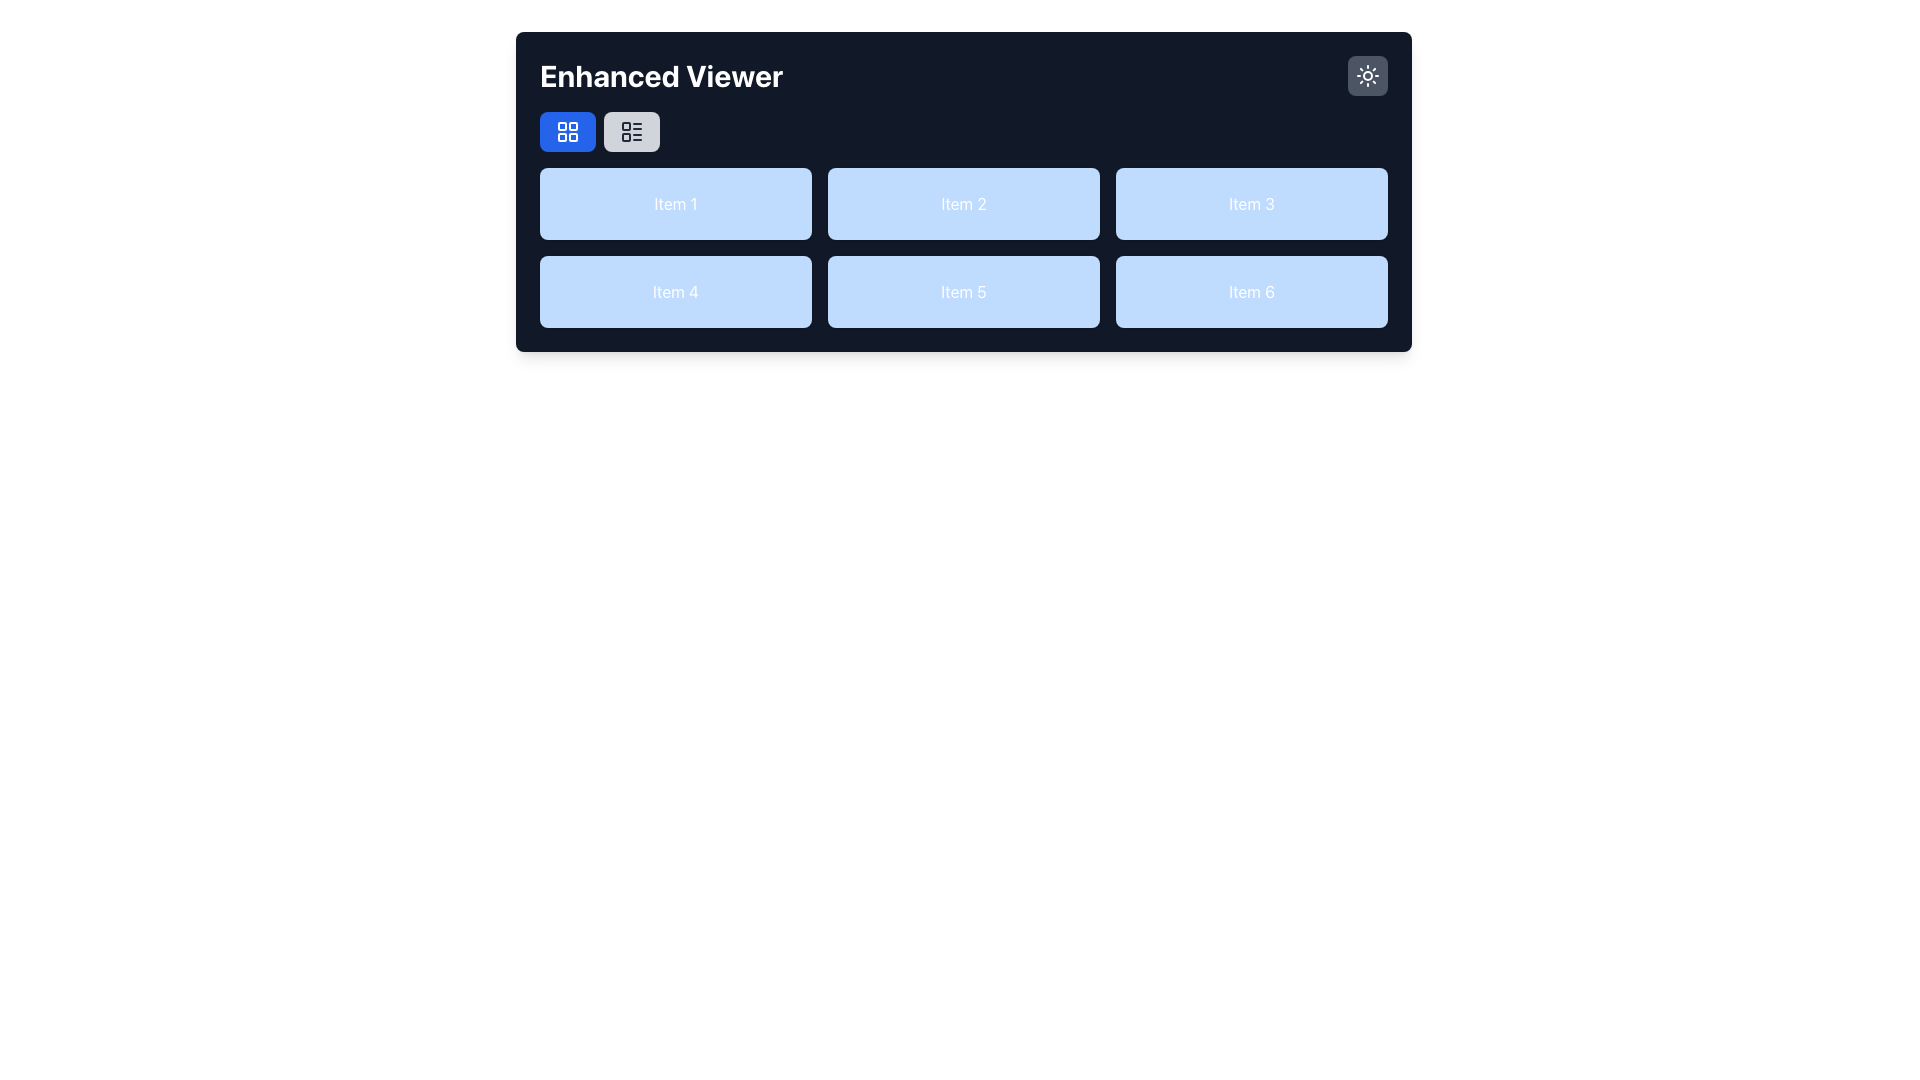 This screenshot has width=1920, height=1080. Describe the element at coordinates (566, 131) in the screenshot. I see `the button` at that location.